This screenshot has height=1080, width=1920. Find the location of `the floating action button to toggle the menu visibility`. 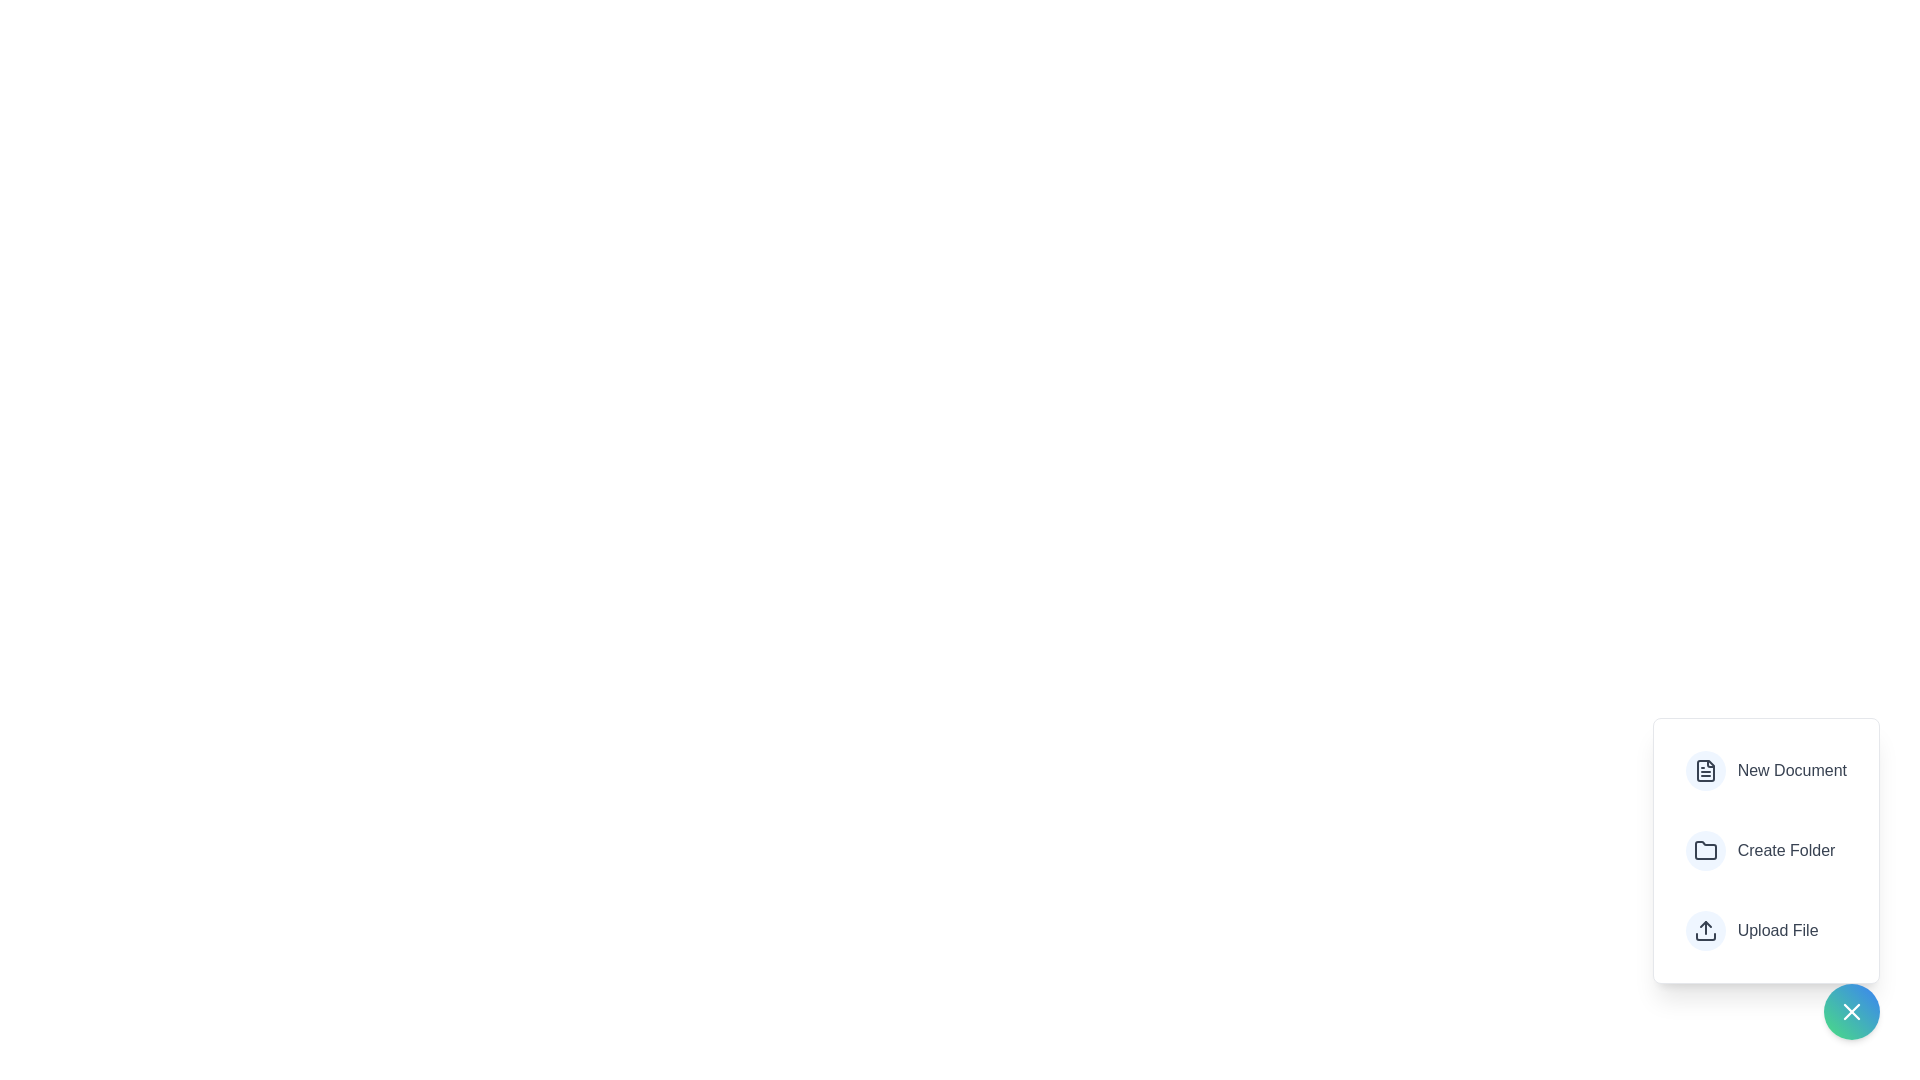

the floating action button to toggle the menu visibility is located at coordinates (1851, 1011).